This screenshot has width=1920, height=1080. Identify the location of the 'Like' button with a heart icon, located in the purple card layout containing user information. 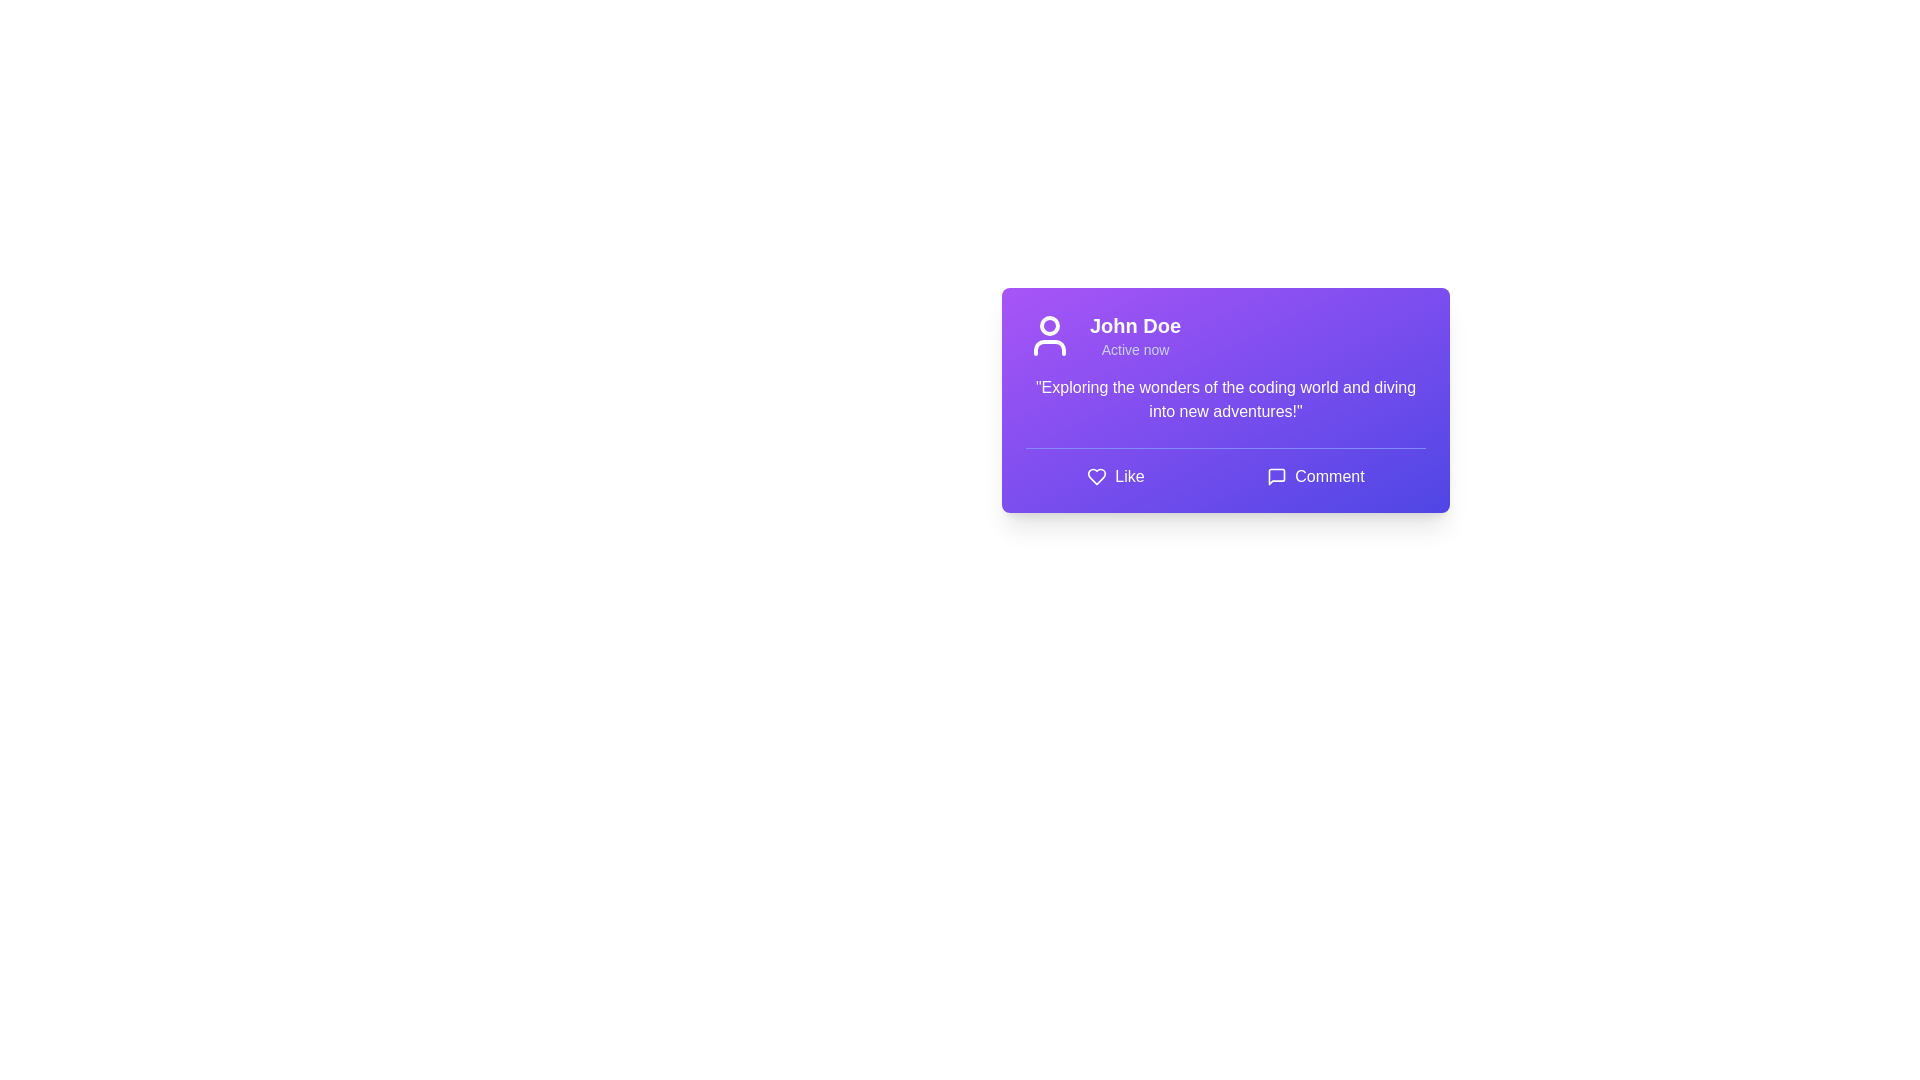
(1114, 477).